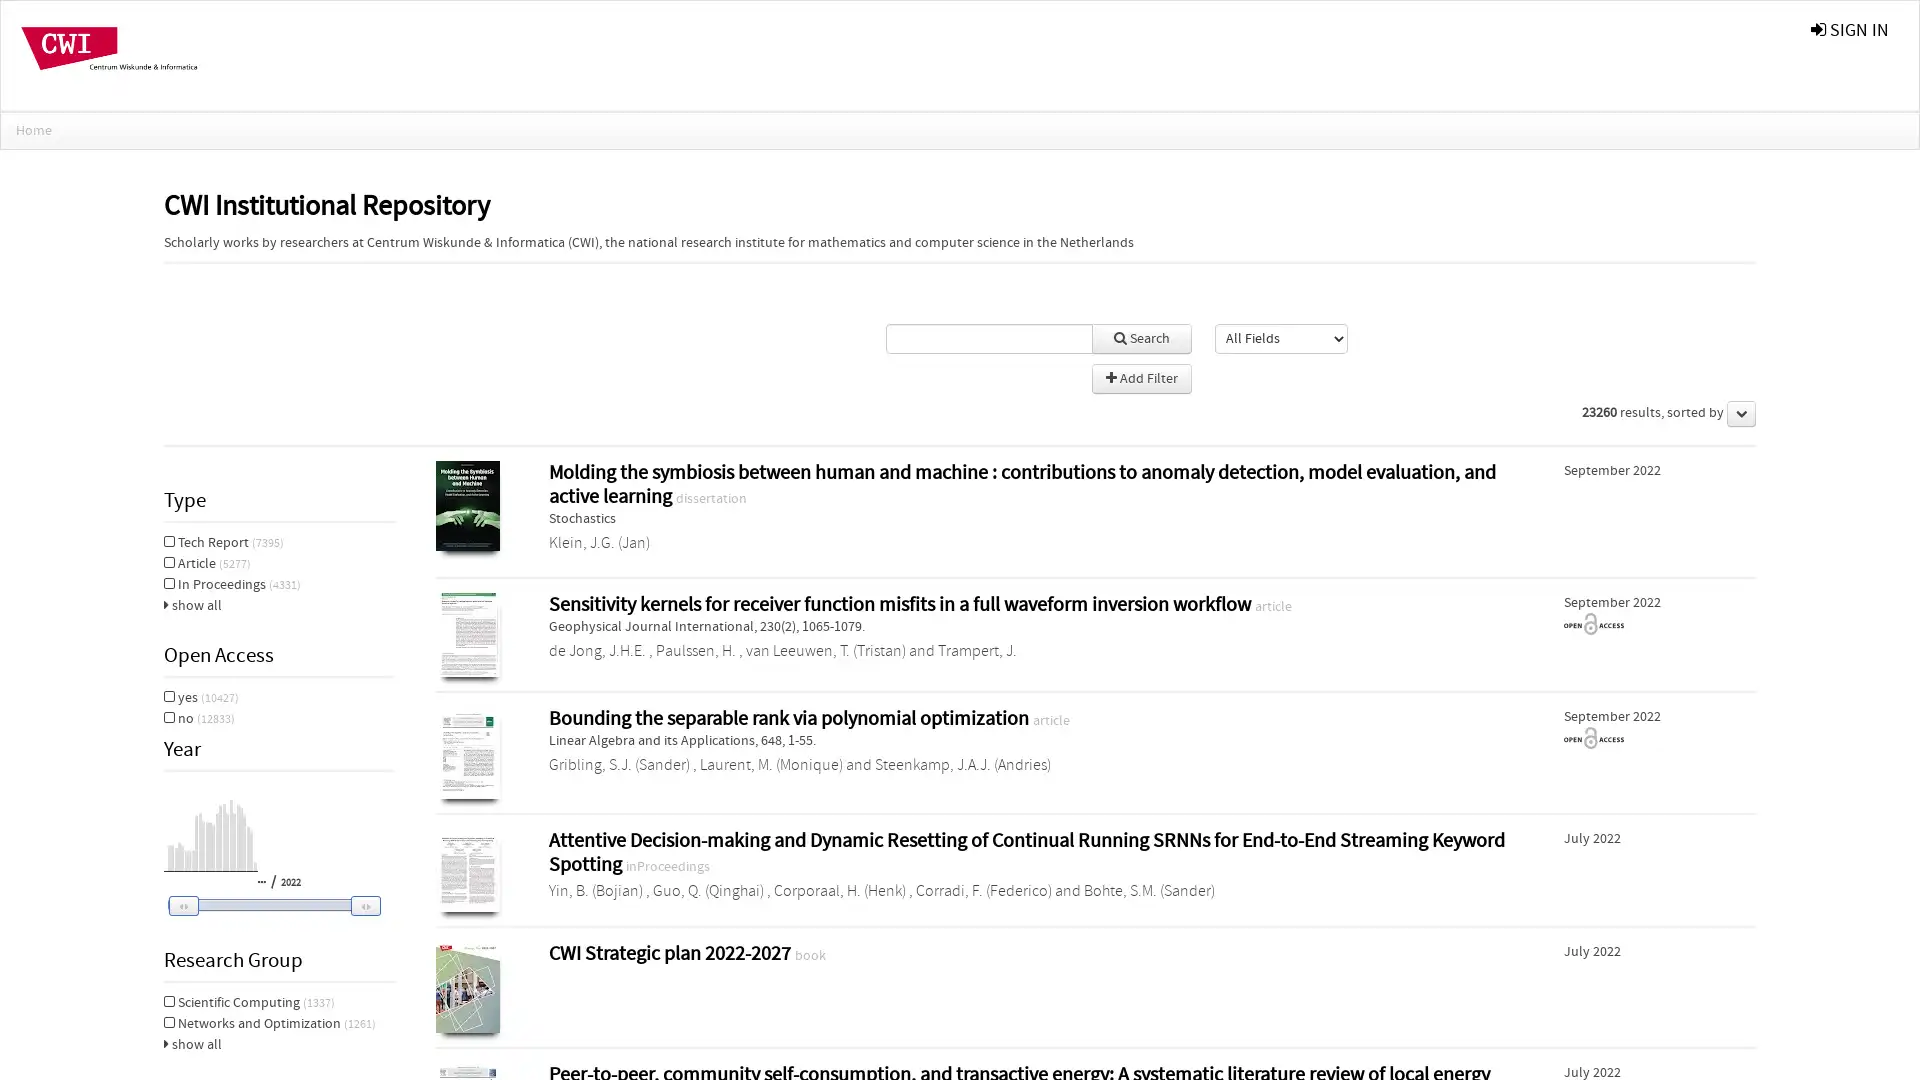 The height and width of the screenshot is (1080, 1920). I want to click on Add Filter, so click(1141, 378).